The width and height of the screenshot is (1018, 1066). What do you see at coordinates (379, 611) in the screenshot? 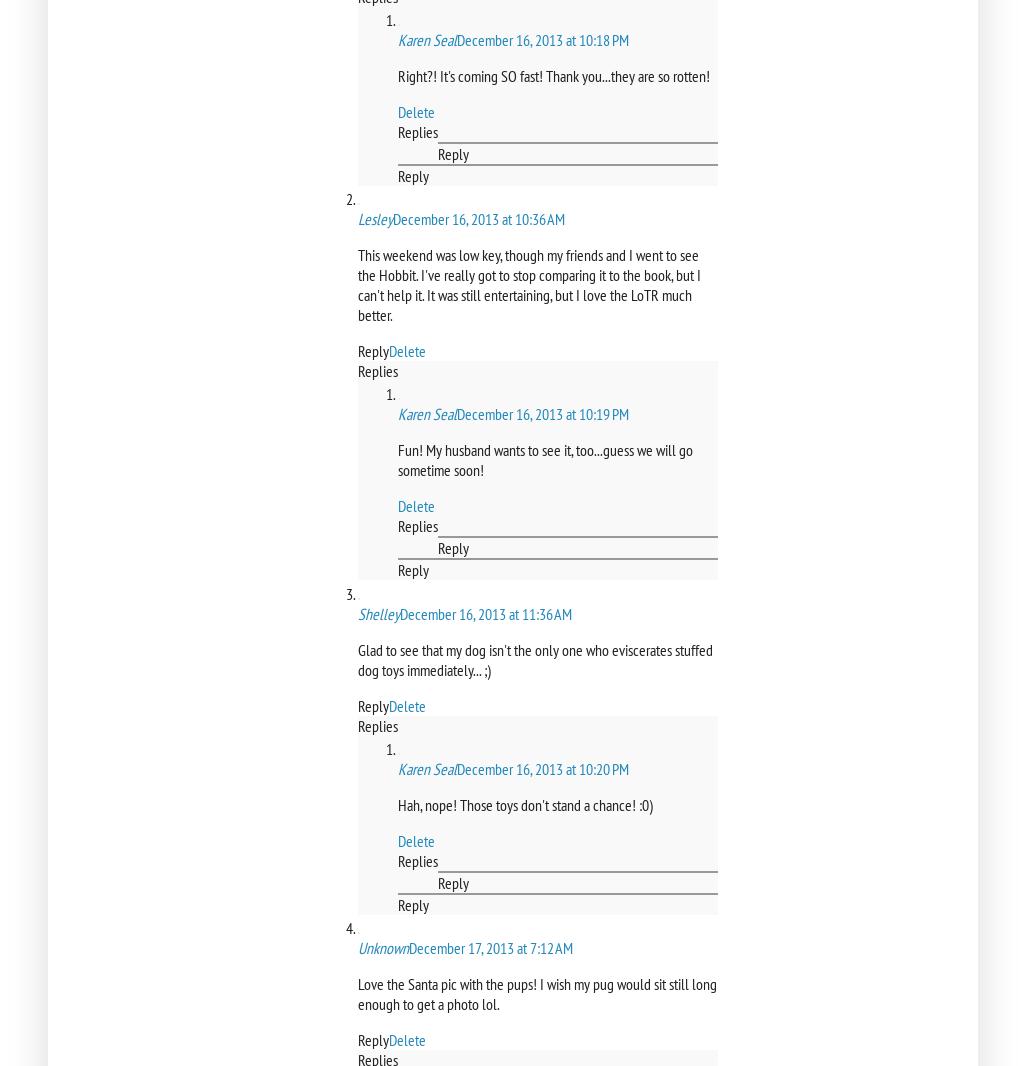
I see `'Shelley'` at bounding box center [379, 611].